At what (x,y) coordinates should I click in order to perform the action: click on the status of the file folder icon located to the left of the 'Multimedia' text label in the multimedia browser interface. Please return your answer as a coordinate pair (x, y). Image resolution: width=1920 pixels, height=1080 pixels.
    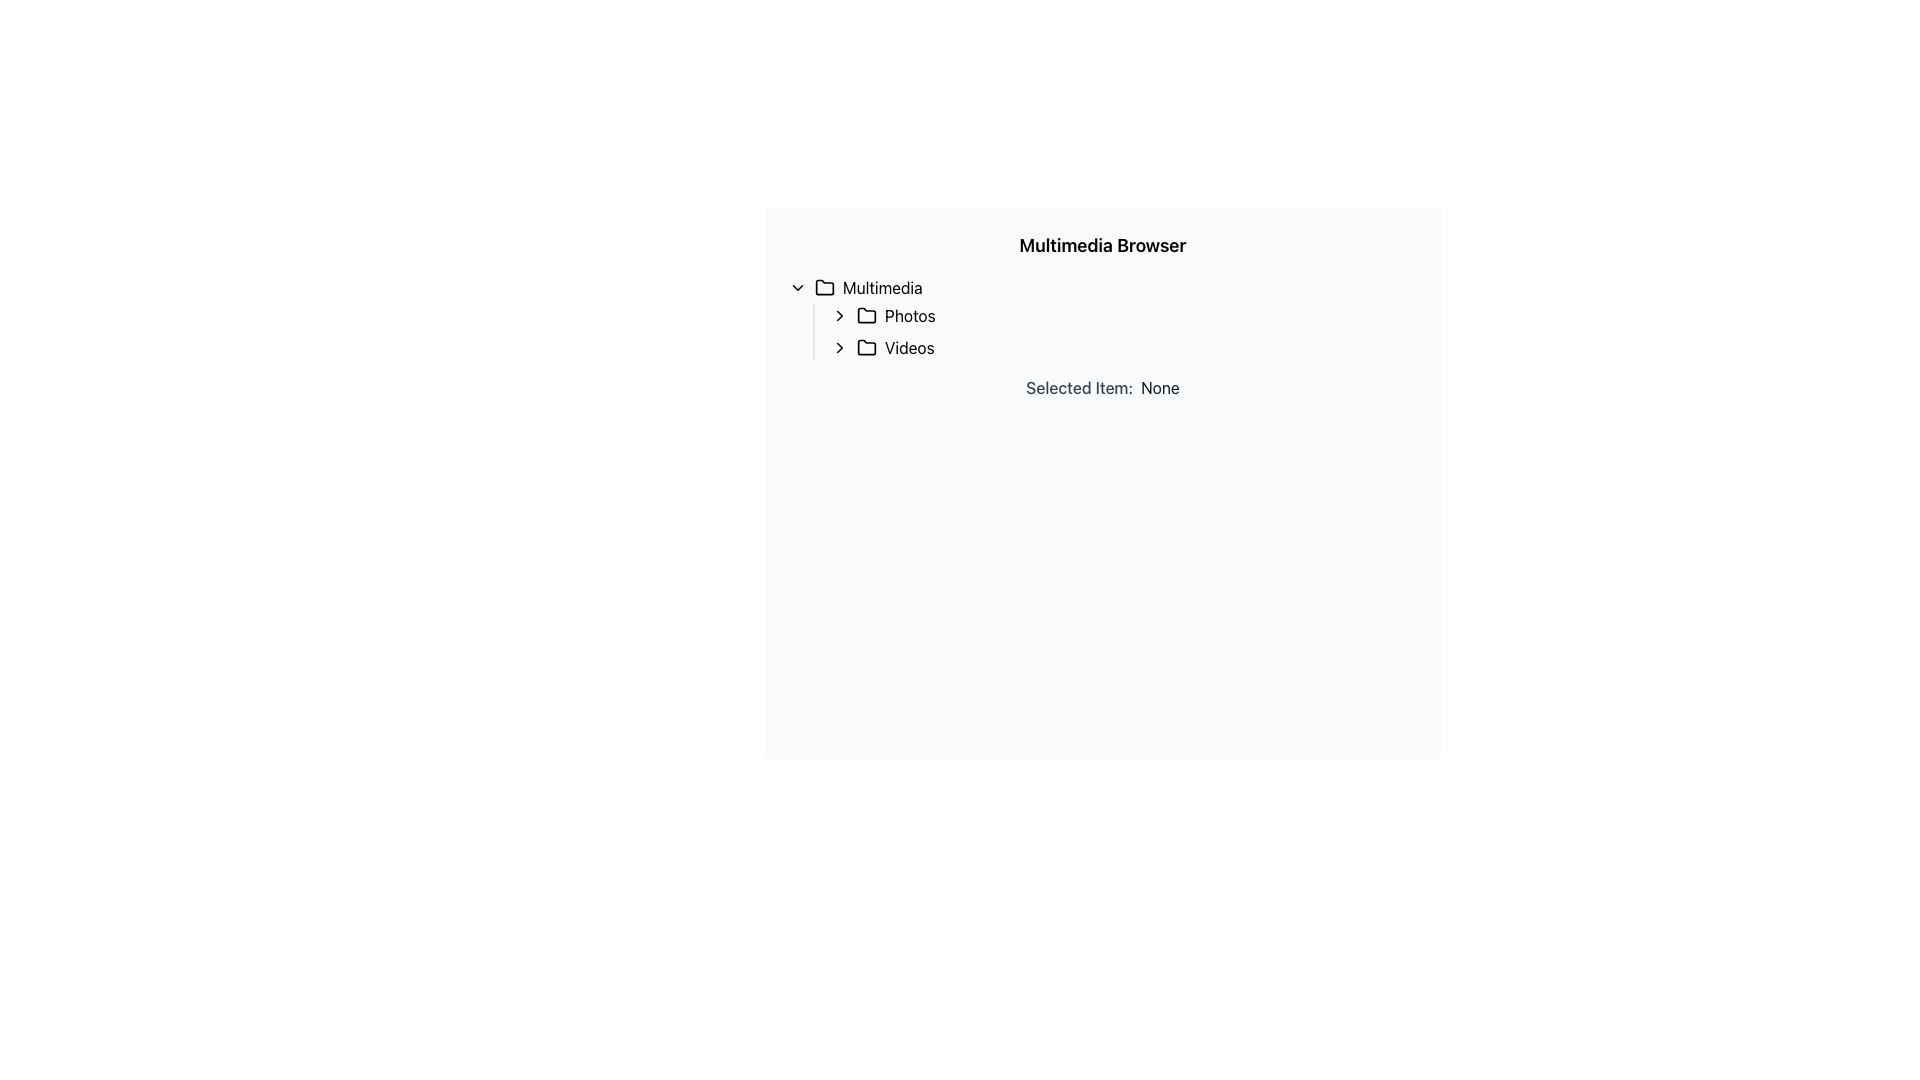
    Looking at the image, I should click on (825, 286).